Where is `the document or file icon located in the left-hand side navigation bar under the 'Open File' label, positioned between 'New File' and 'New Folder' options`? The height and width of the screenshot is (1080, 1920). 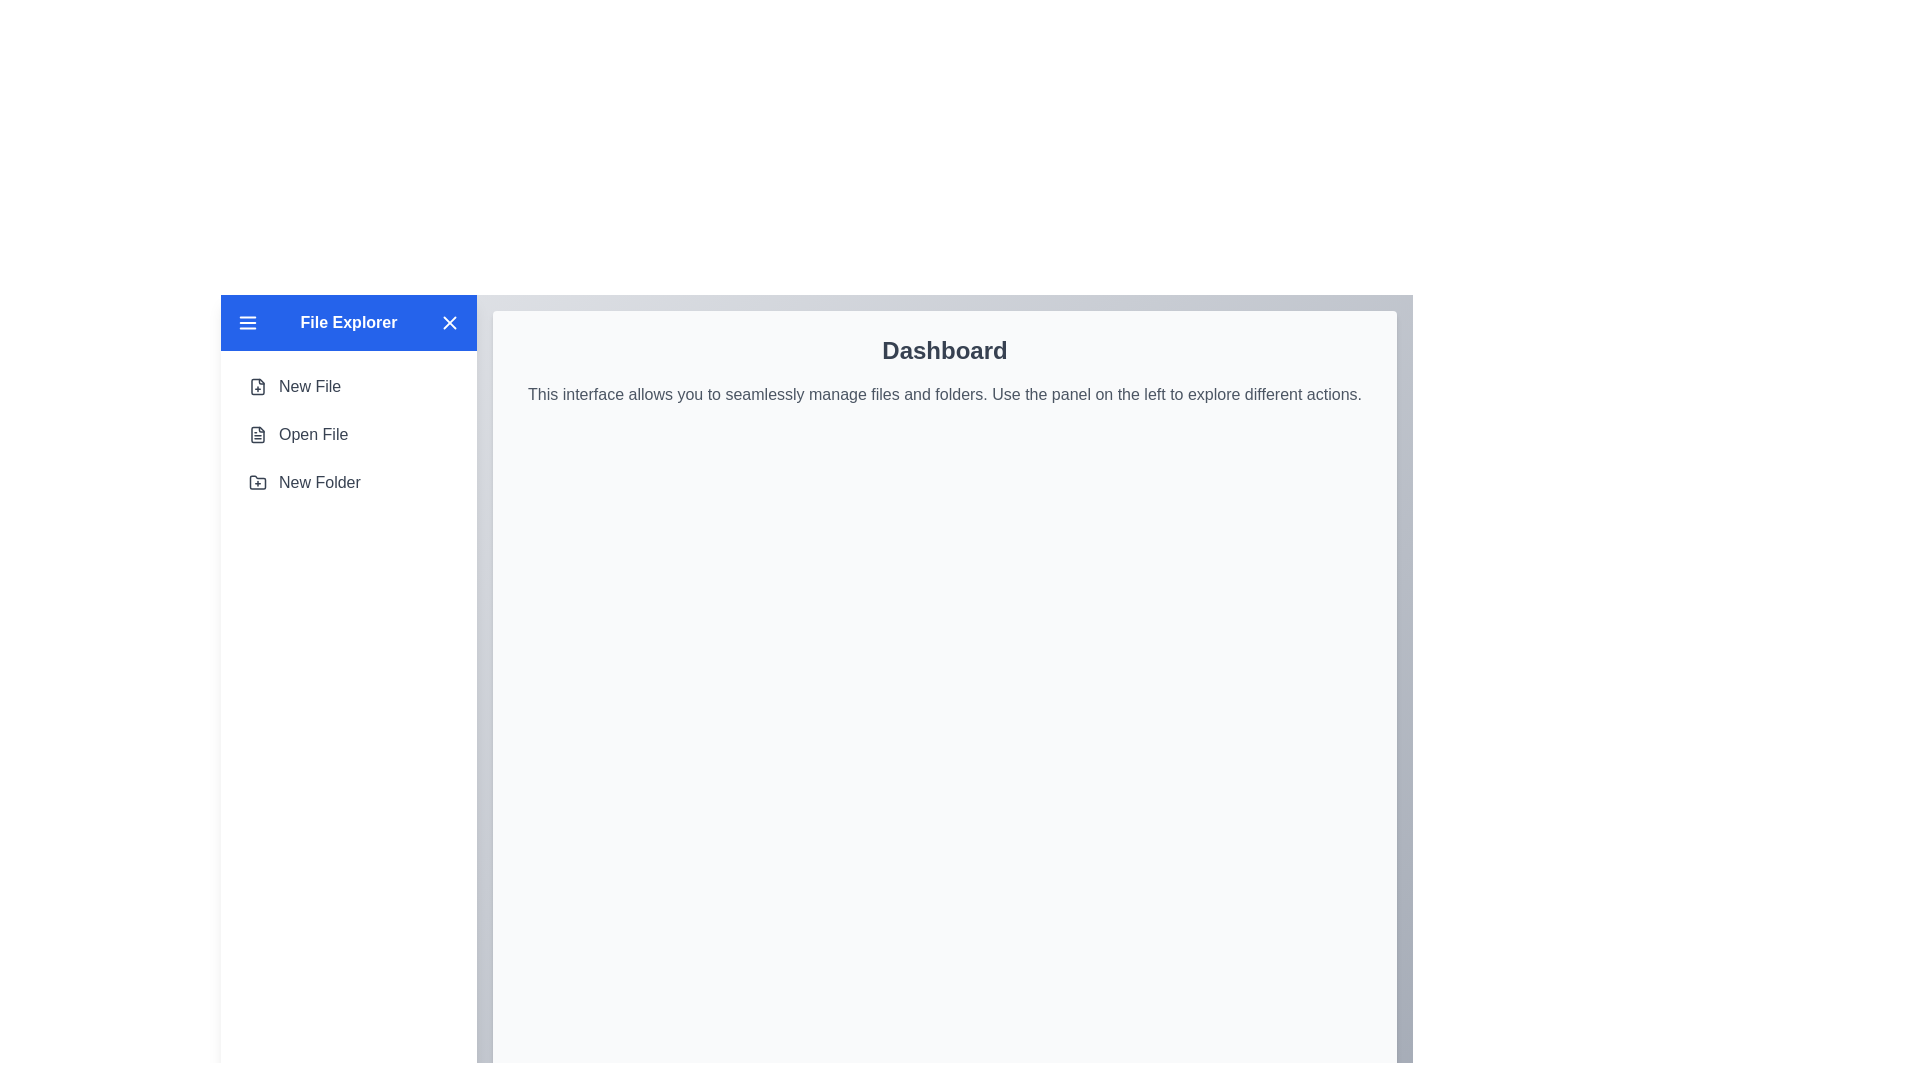 the document or file icon located in the left-hand side navigation bar under the 'Open File' label, positioned between 'New File' and 'New Folder' options is located at coordinates (257, 434).